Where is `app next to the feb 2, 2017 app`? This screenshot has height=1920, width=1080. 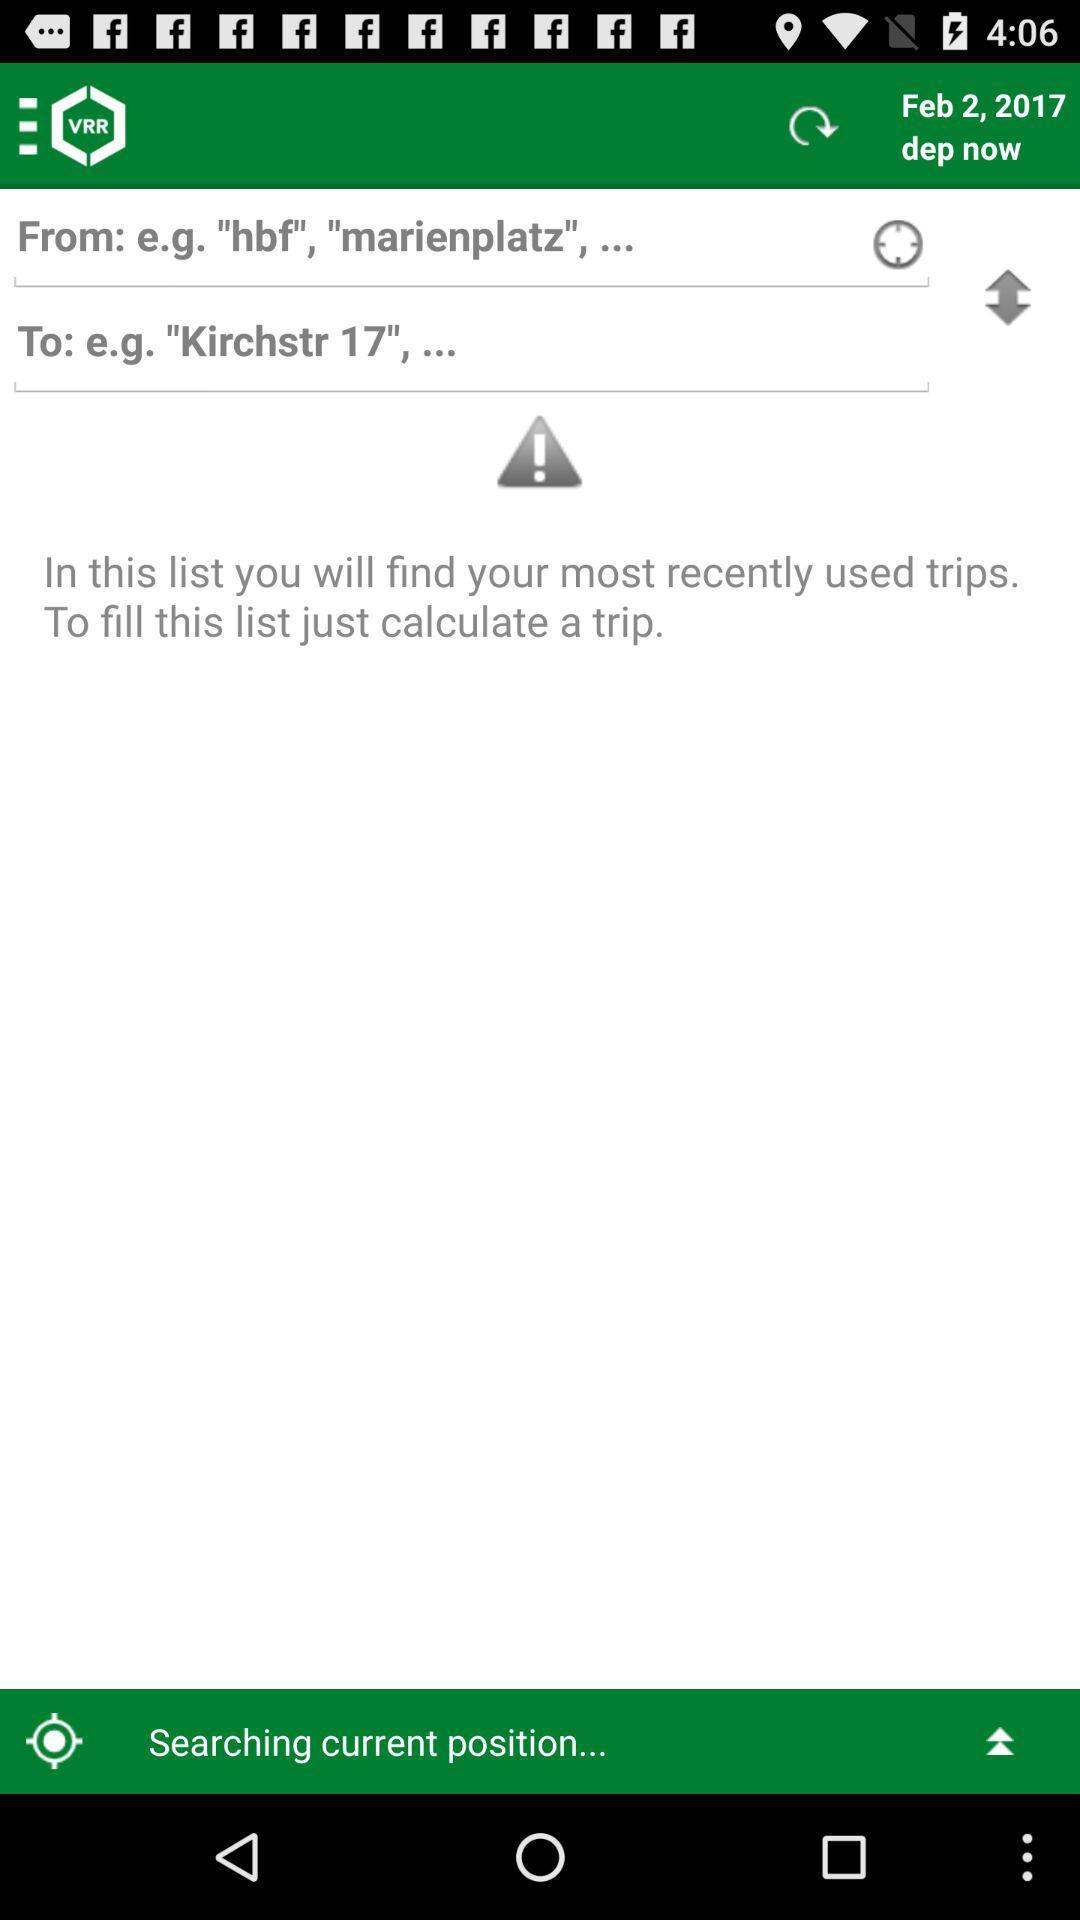
app next to the feb 2, 2017 app is located at coordinates (814, 124).